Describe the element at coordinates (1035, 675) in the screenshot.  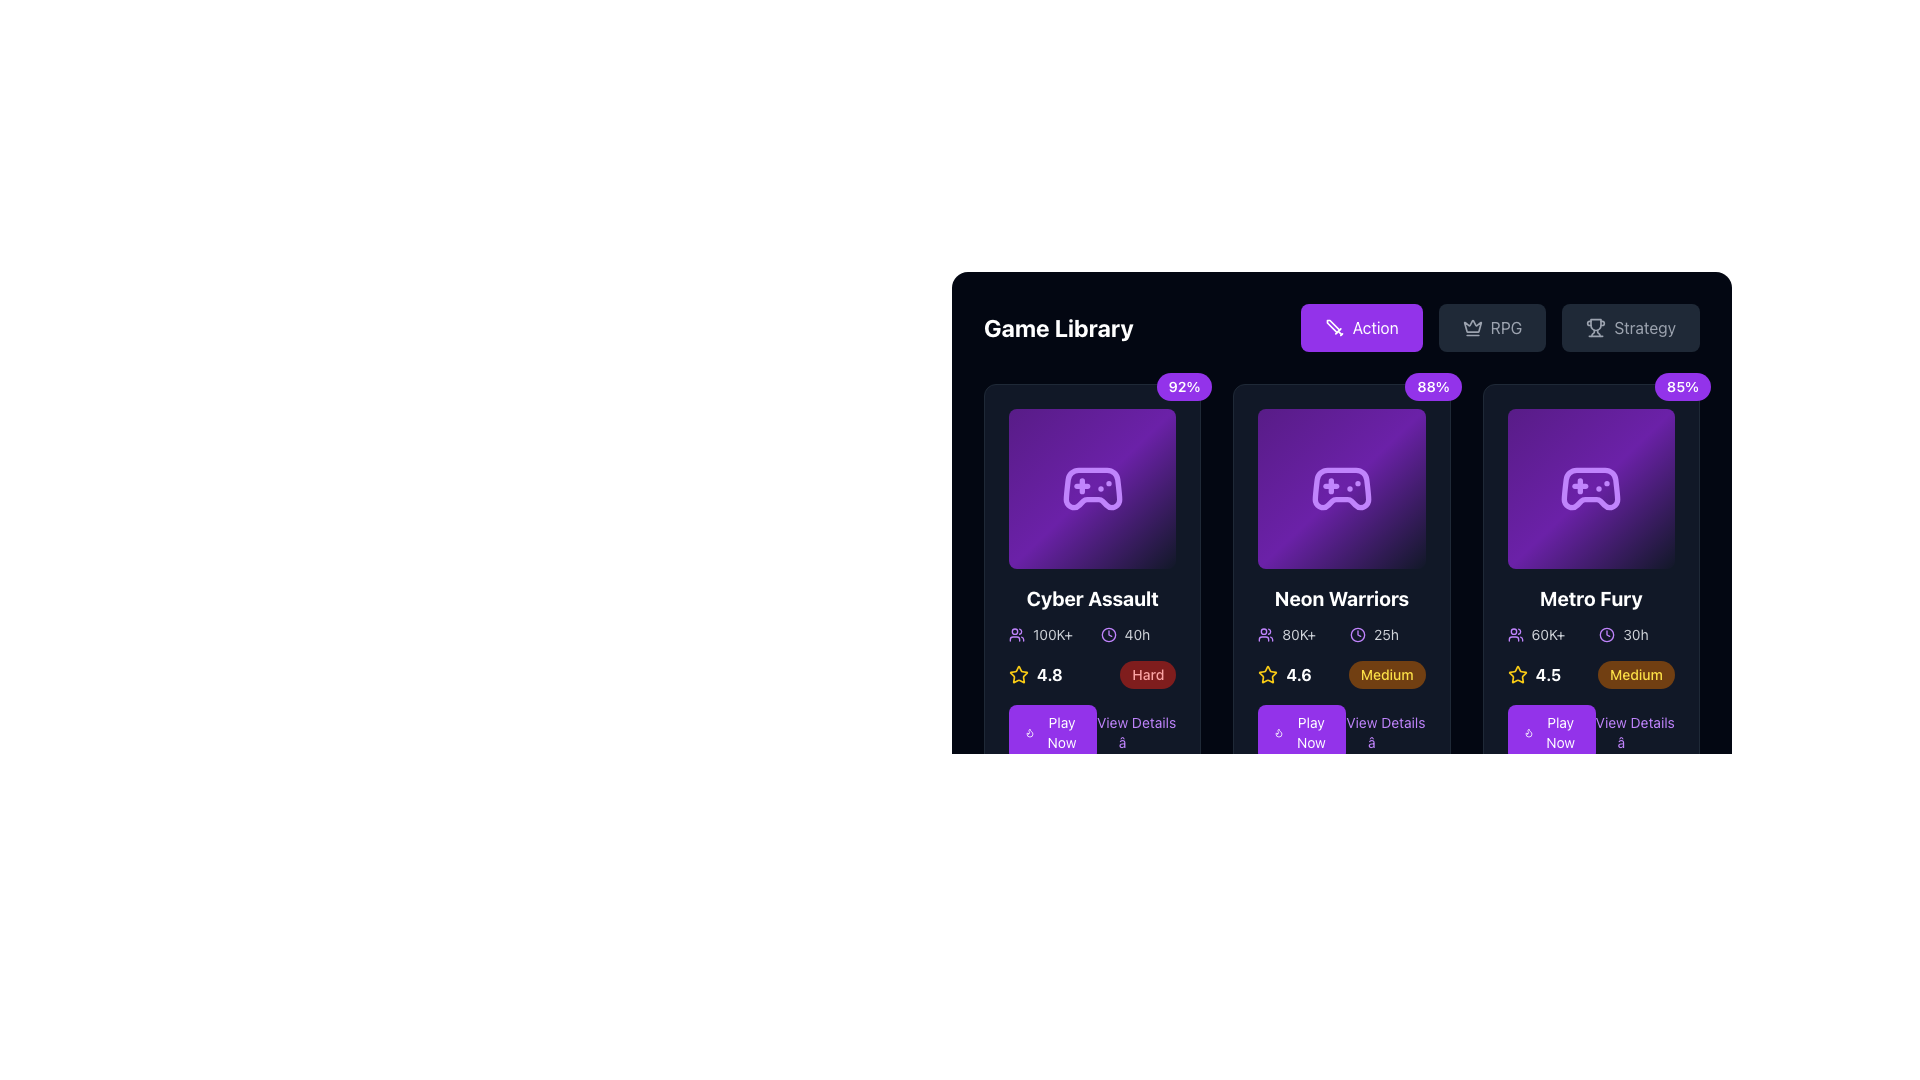
I see `the rating display that shows a yellow star icon and the text '4.8' in bold white font, located below the title 'Cyber Assault' and beside the red tag 'Hard'` at that location.